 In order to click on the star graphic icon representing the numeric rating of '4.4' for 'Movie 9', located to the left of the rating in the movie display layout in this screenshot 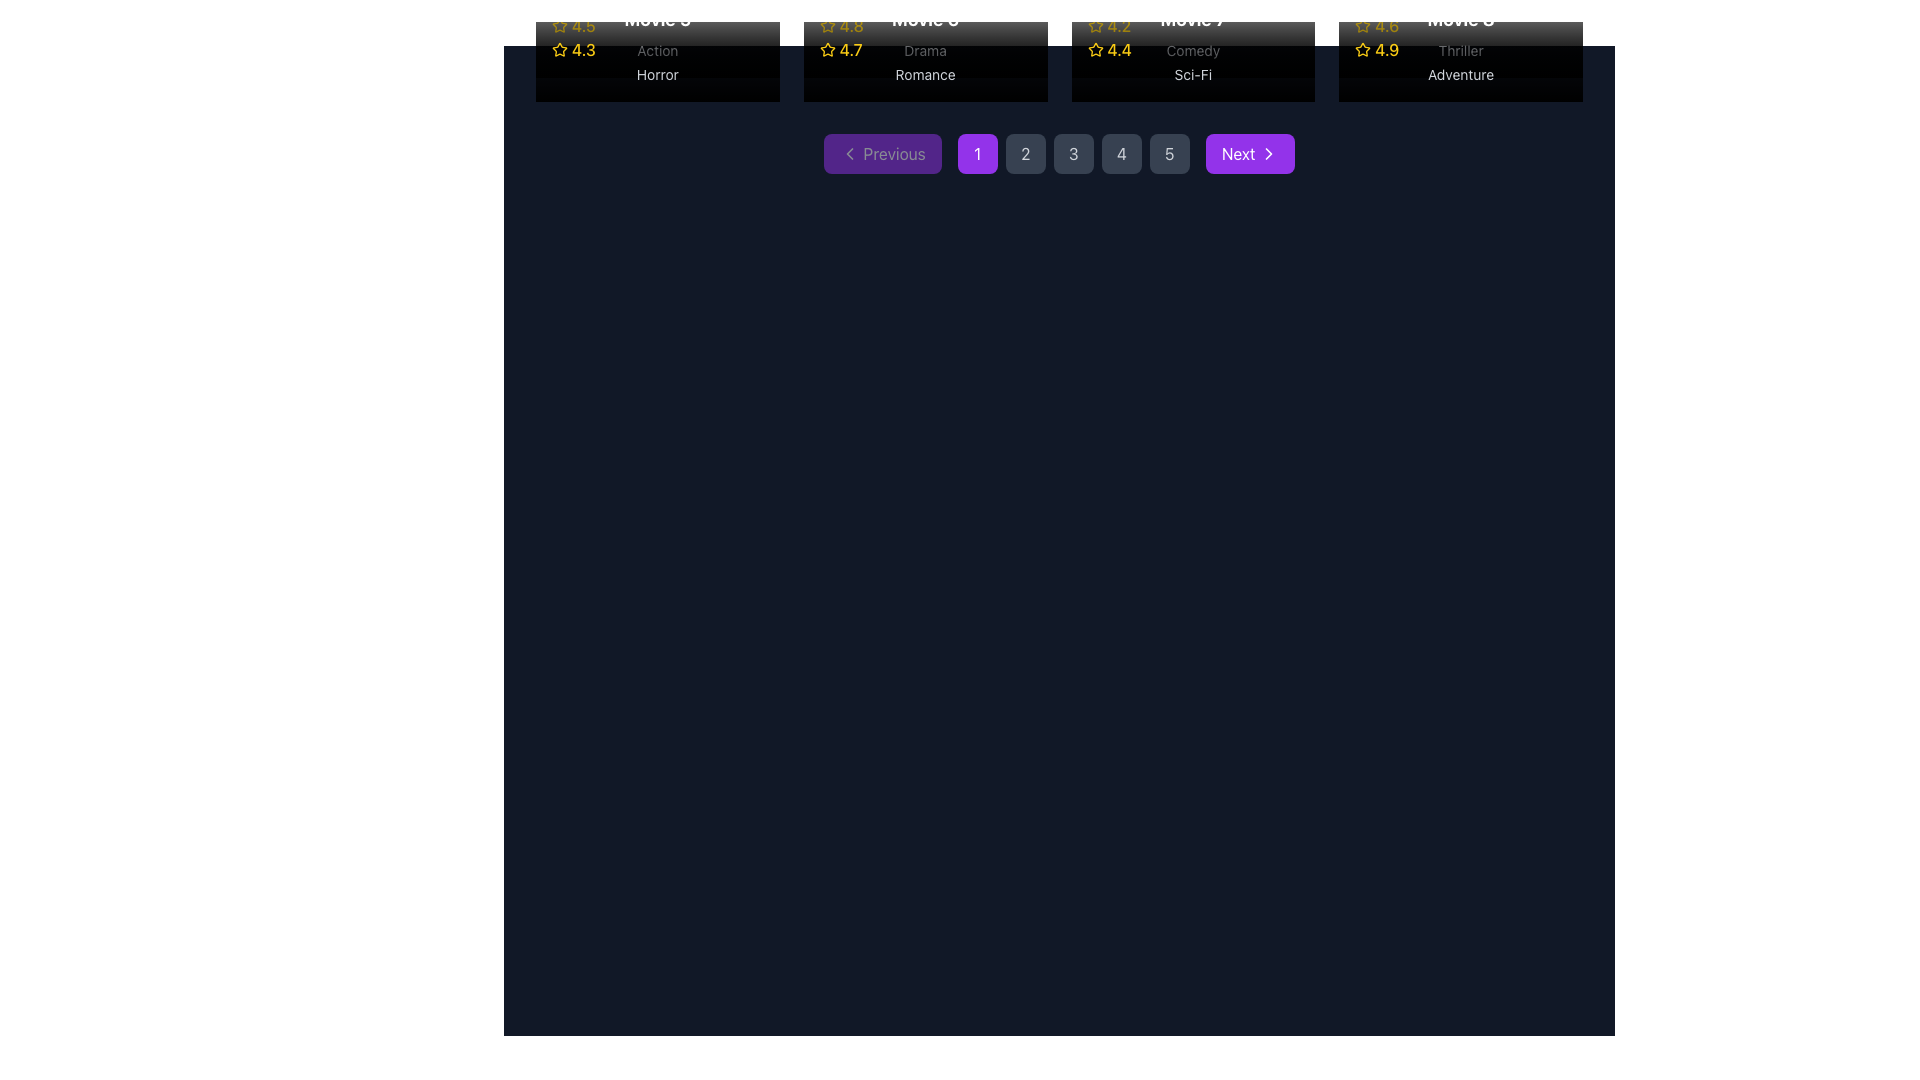, I will do `click(1094, 25)`.